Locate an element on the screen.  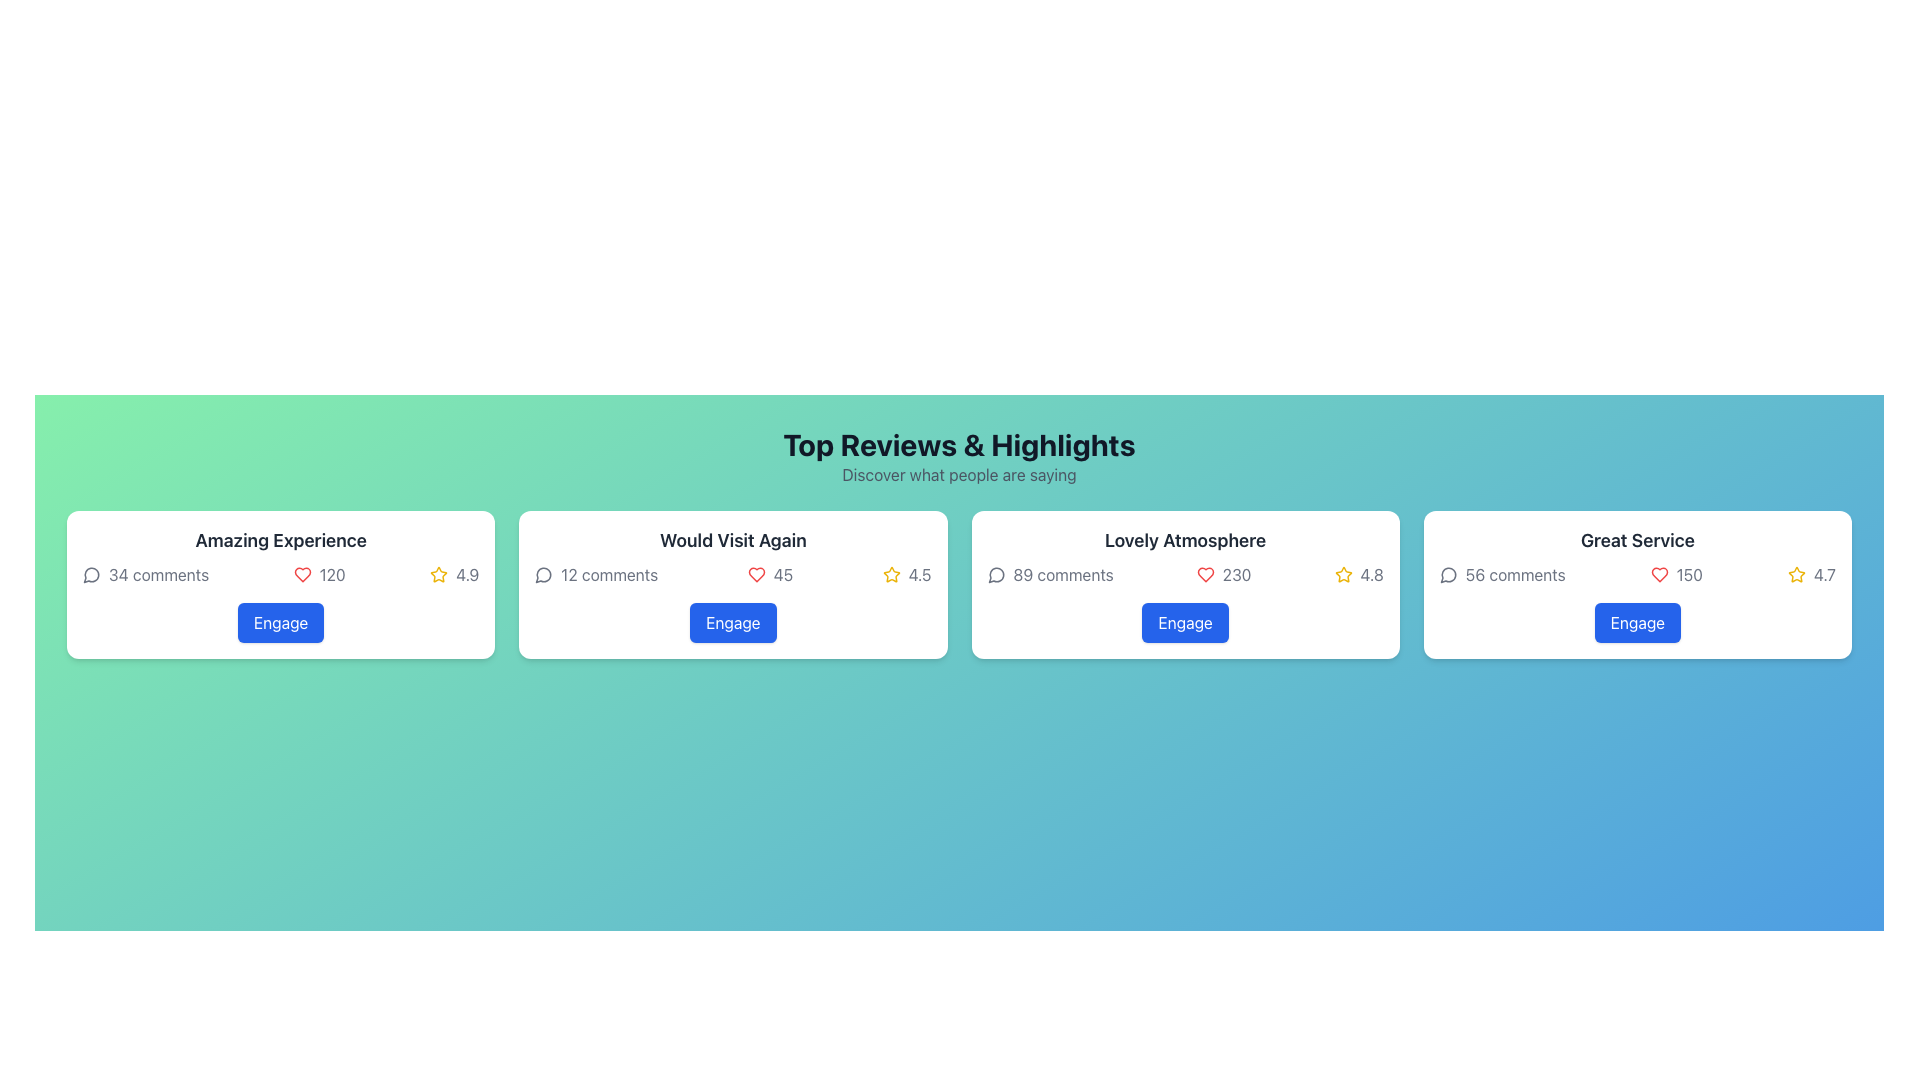
the comments icon located in the third card from the left under 'Top Reviews & Highlights', adjacent to the text '89 comments' is located at coordinates (996, 574).